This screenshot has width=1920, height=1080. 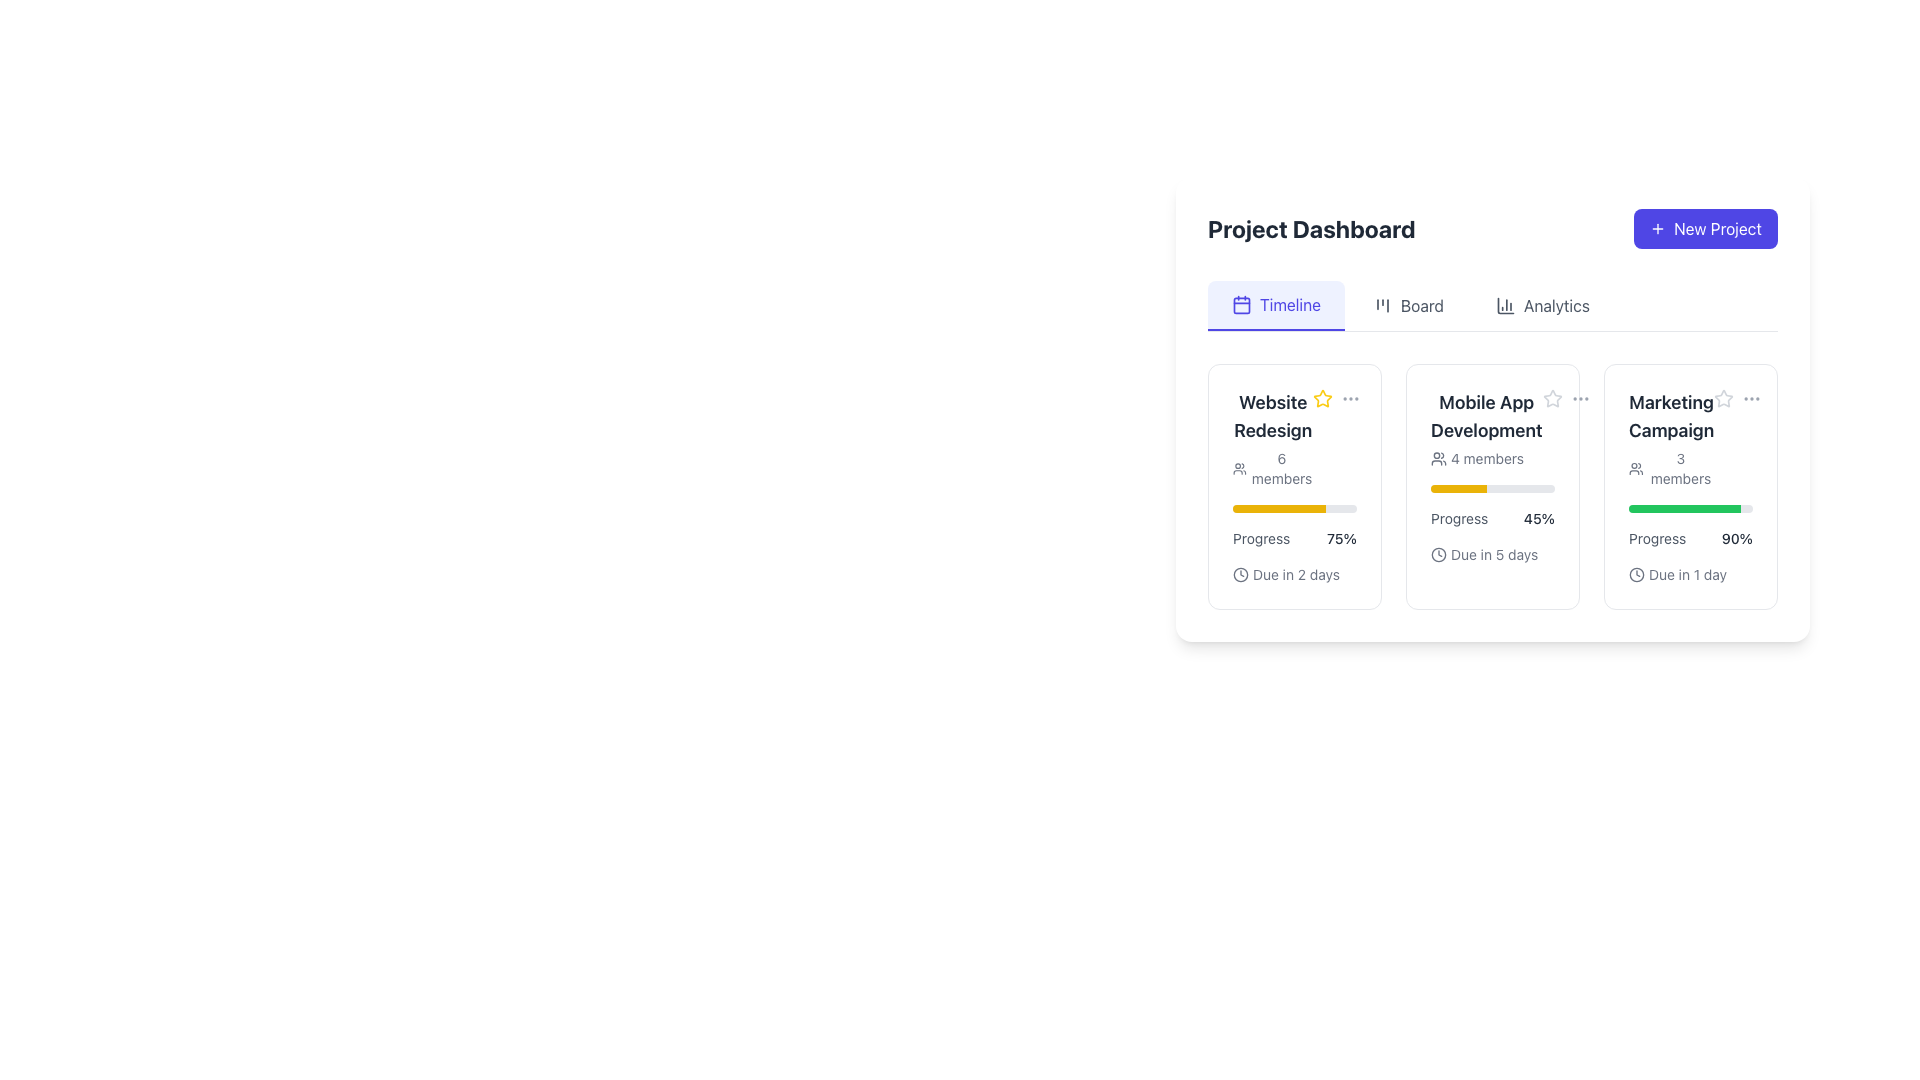 I want to click on the filled section of the progress bar indicating 75% completion within the 'Website Redesign' card, located below the 'Progress' label, so click(x=1278, y=508).